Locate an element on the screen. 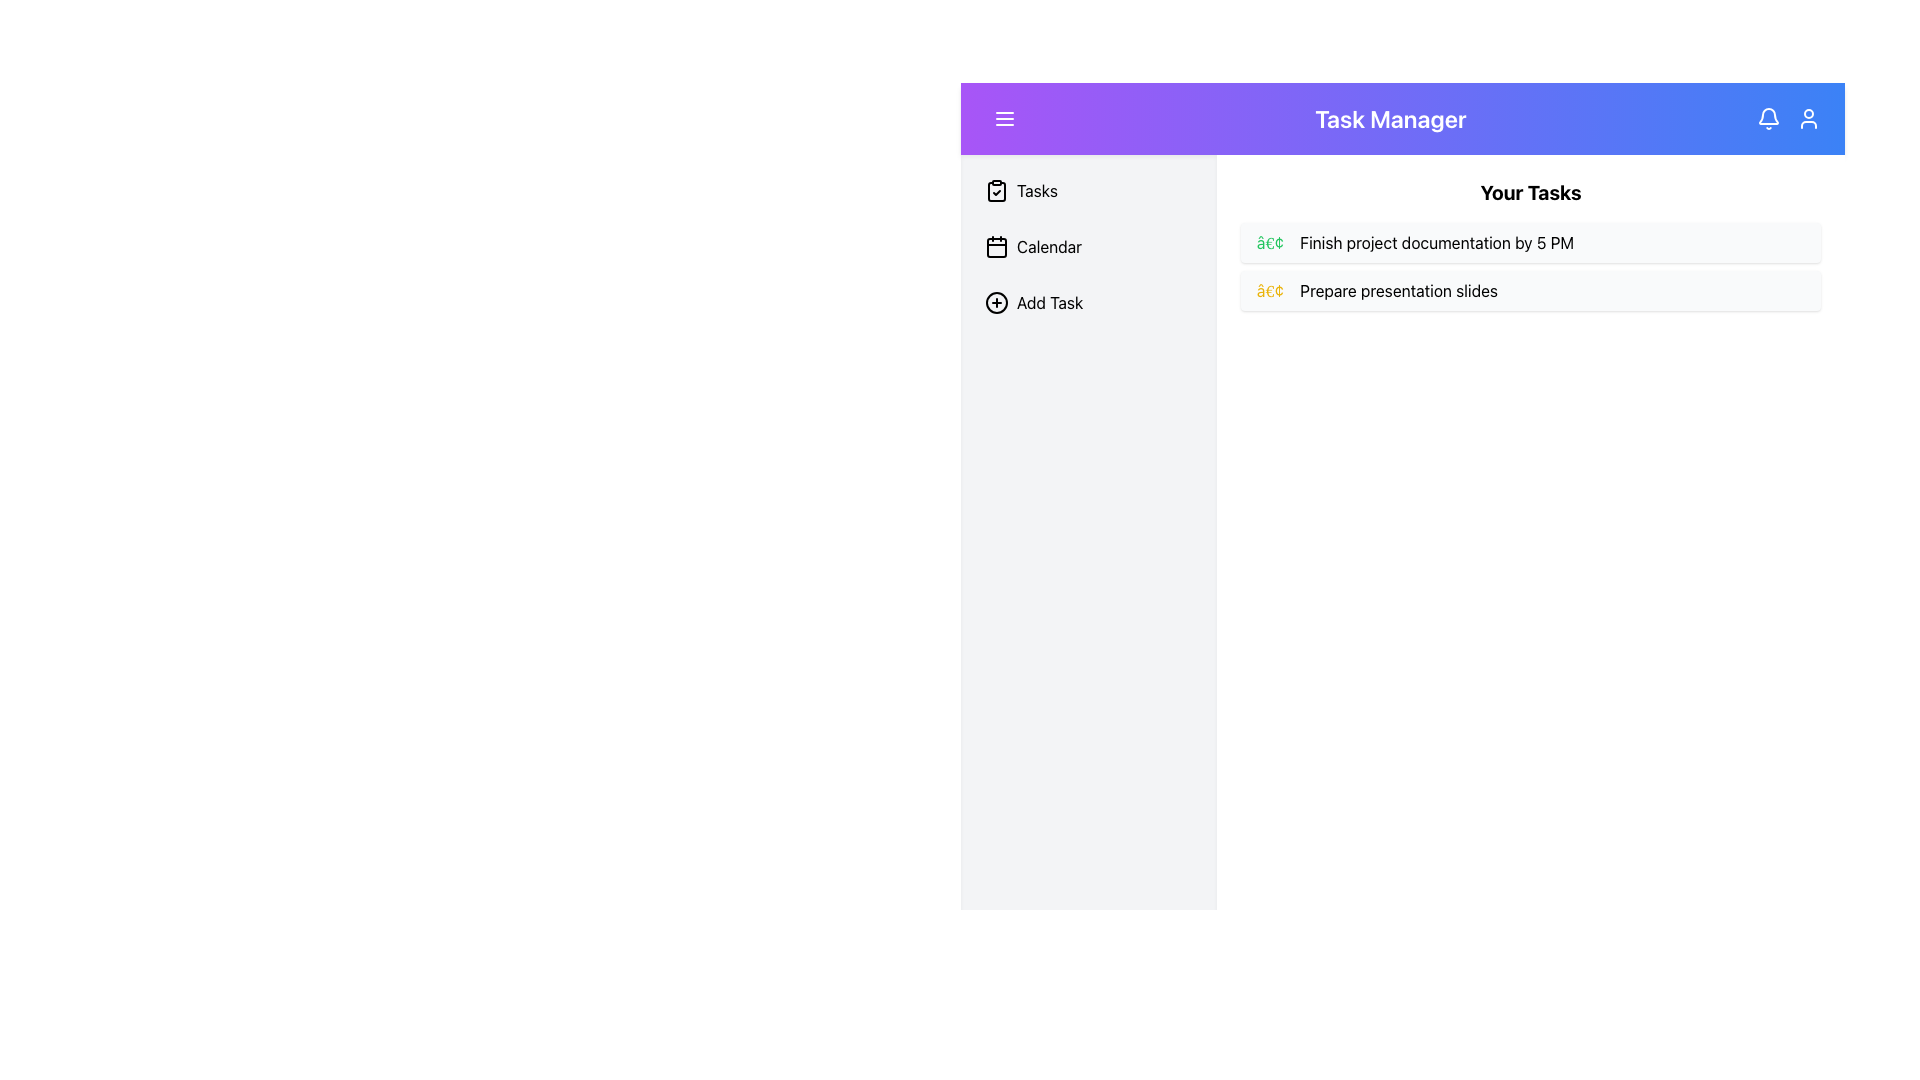  the task list item with the text 'Prepare presentation slides' is located at coordinates (1530, 290).